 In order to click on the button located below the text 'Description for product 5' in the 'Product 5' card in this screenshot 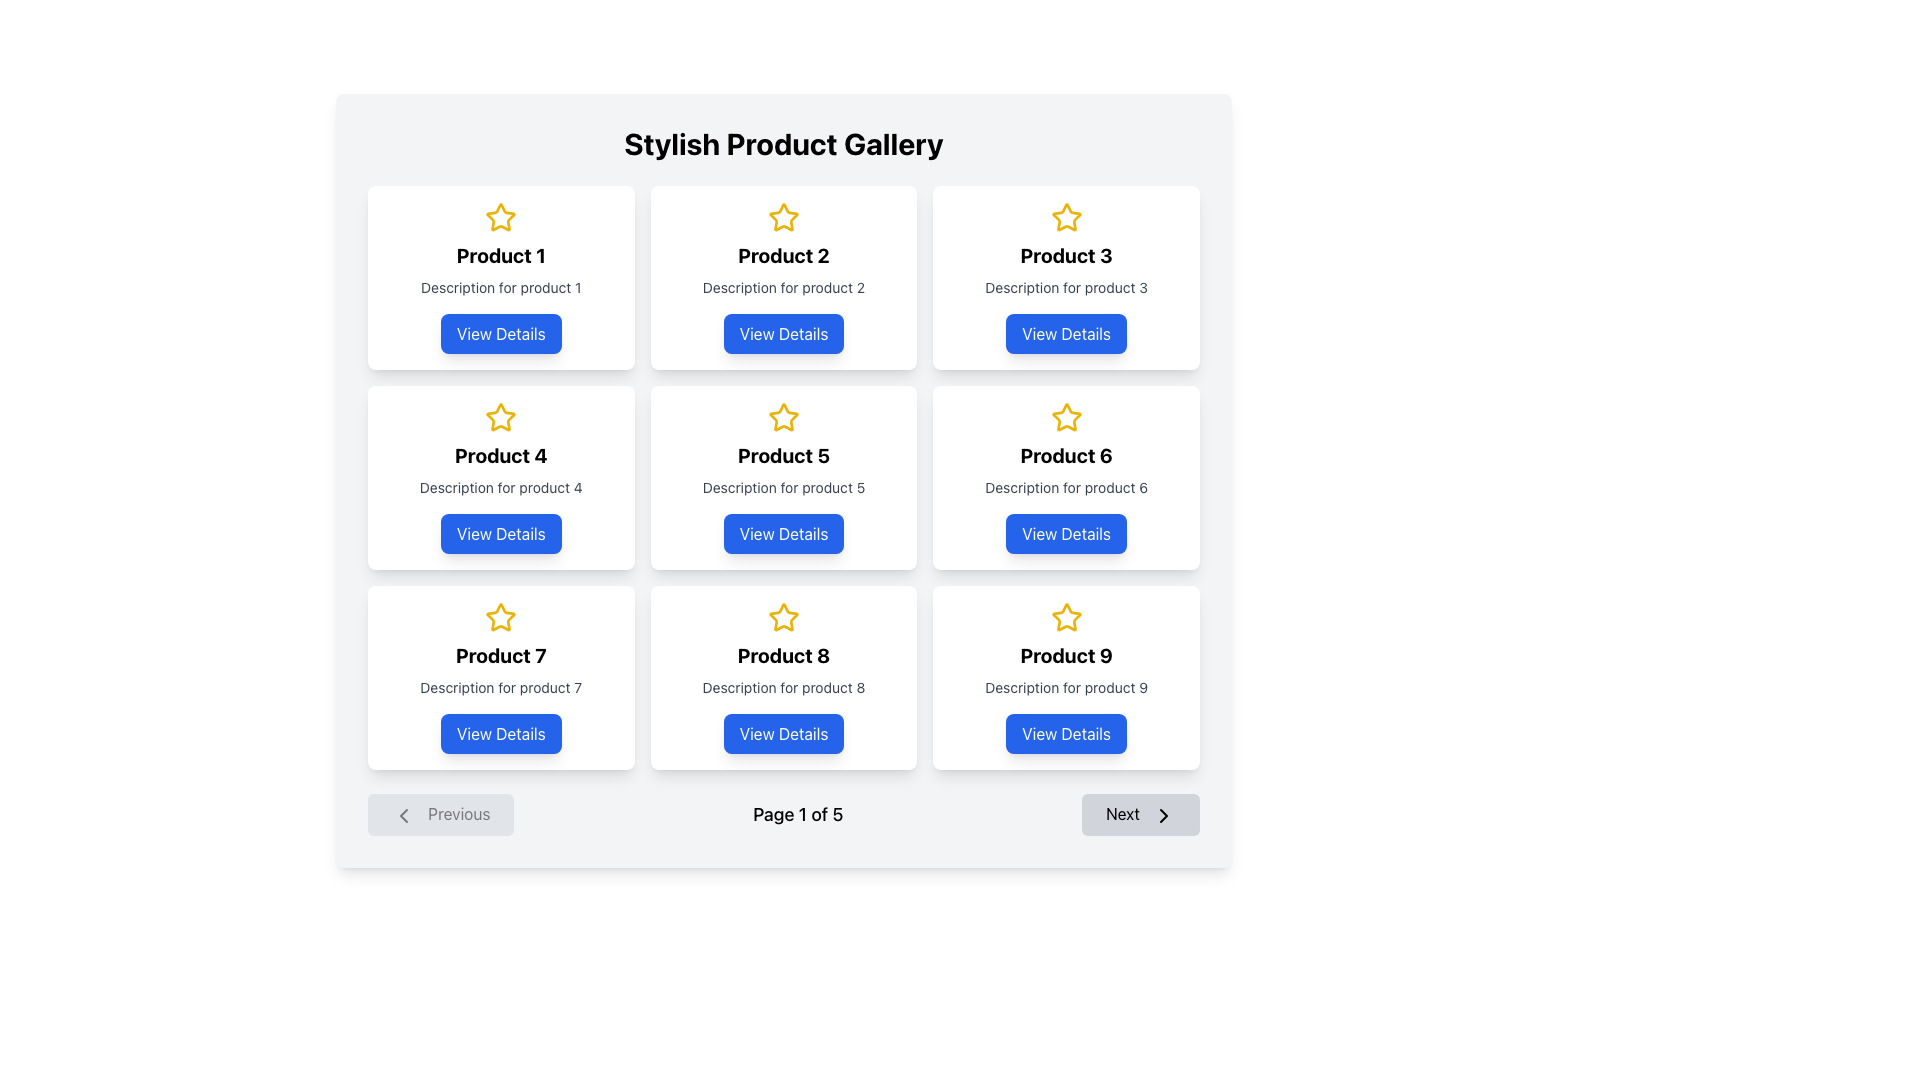, I will do `click(782, 532)`.